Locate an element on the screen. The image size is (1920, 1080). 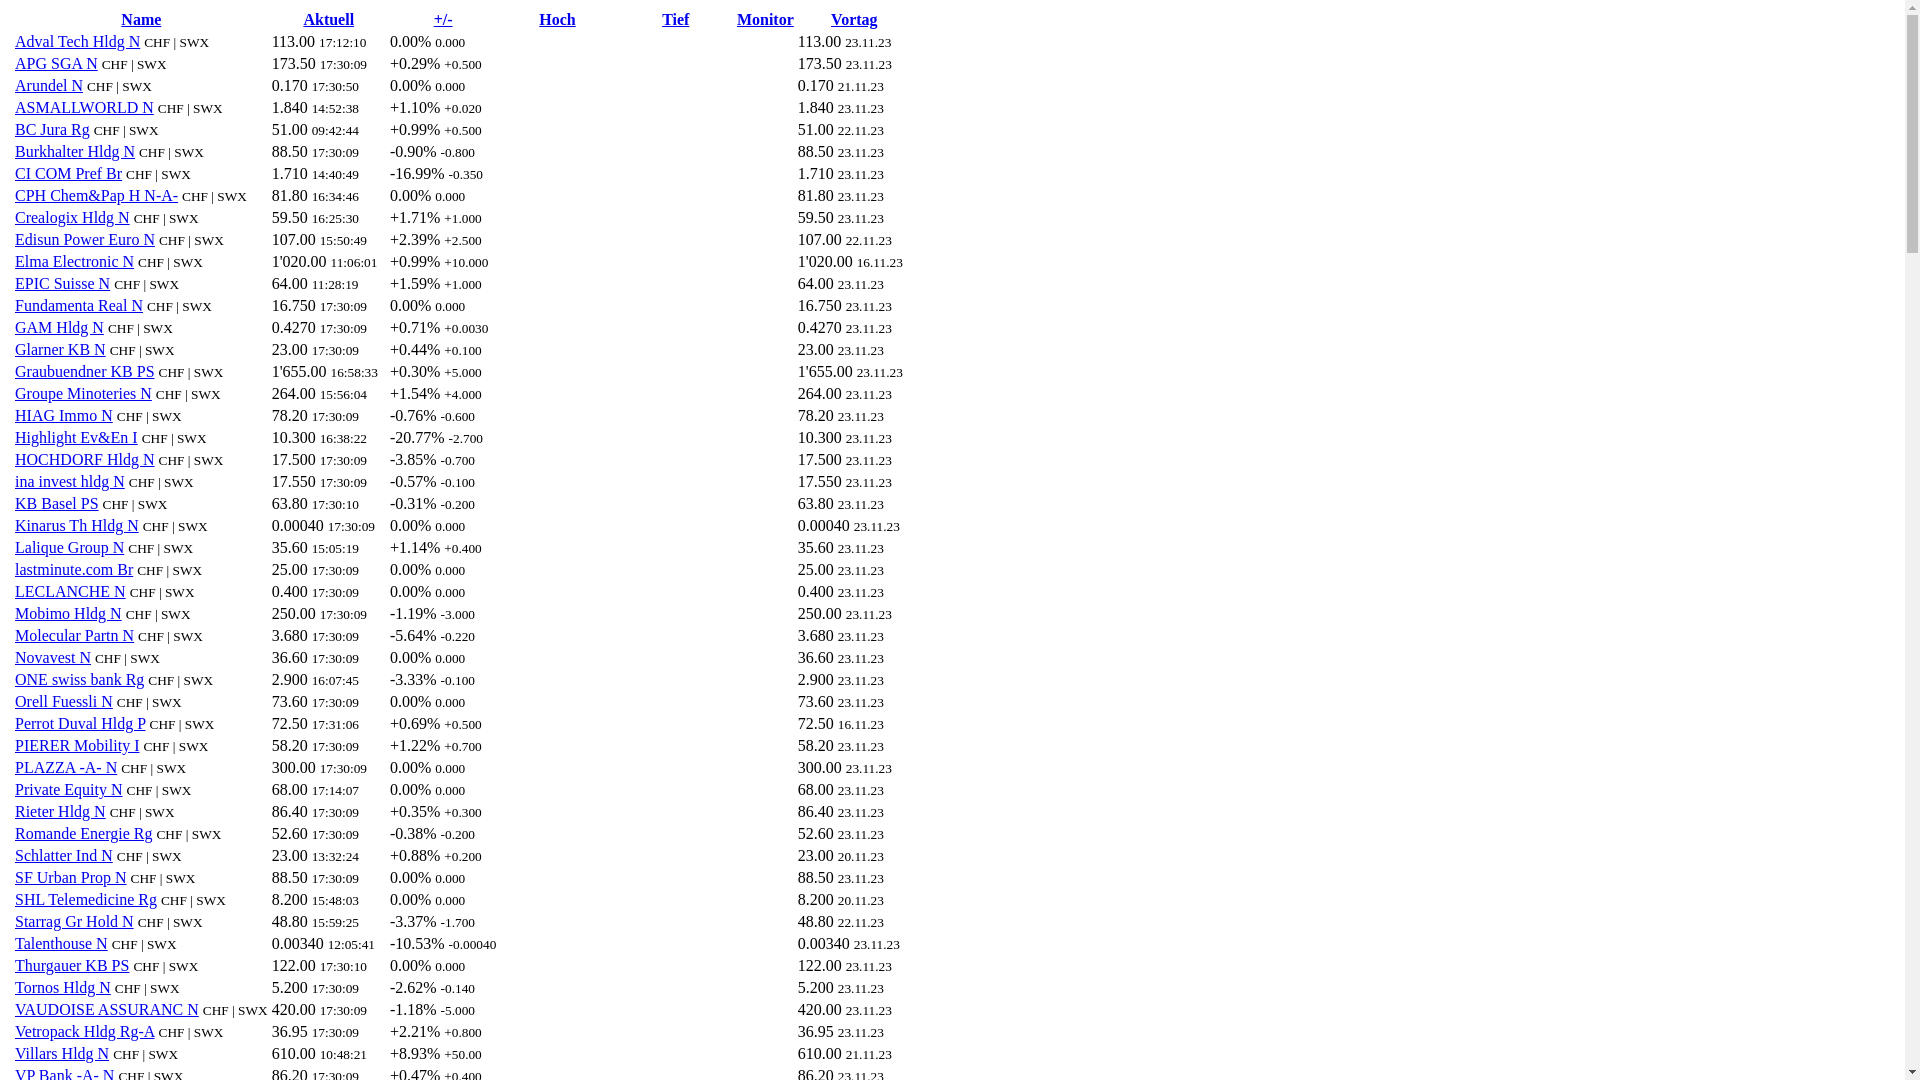
'PLAZZA -A- N' is located at coordinates (66, 766).